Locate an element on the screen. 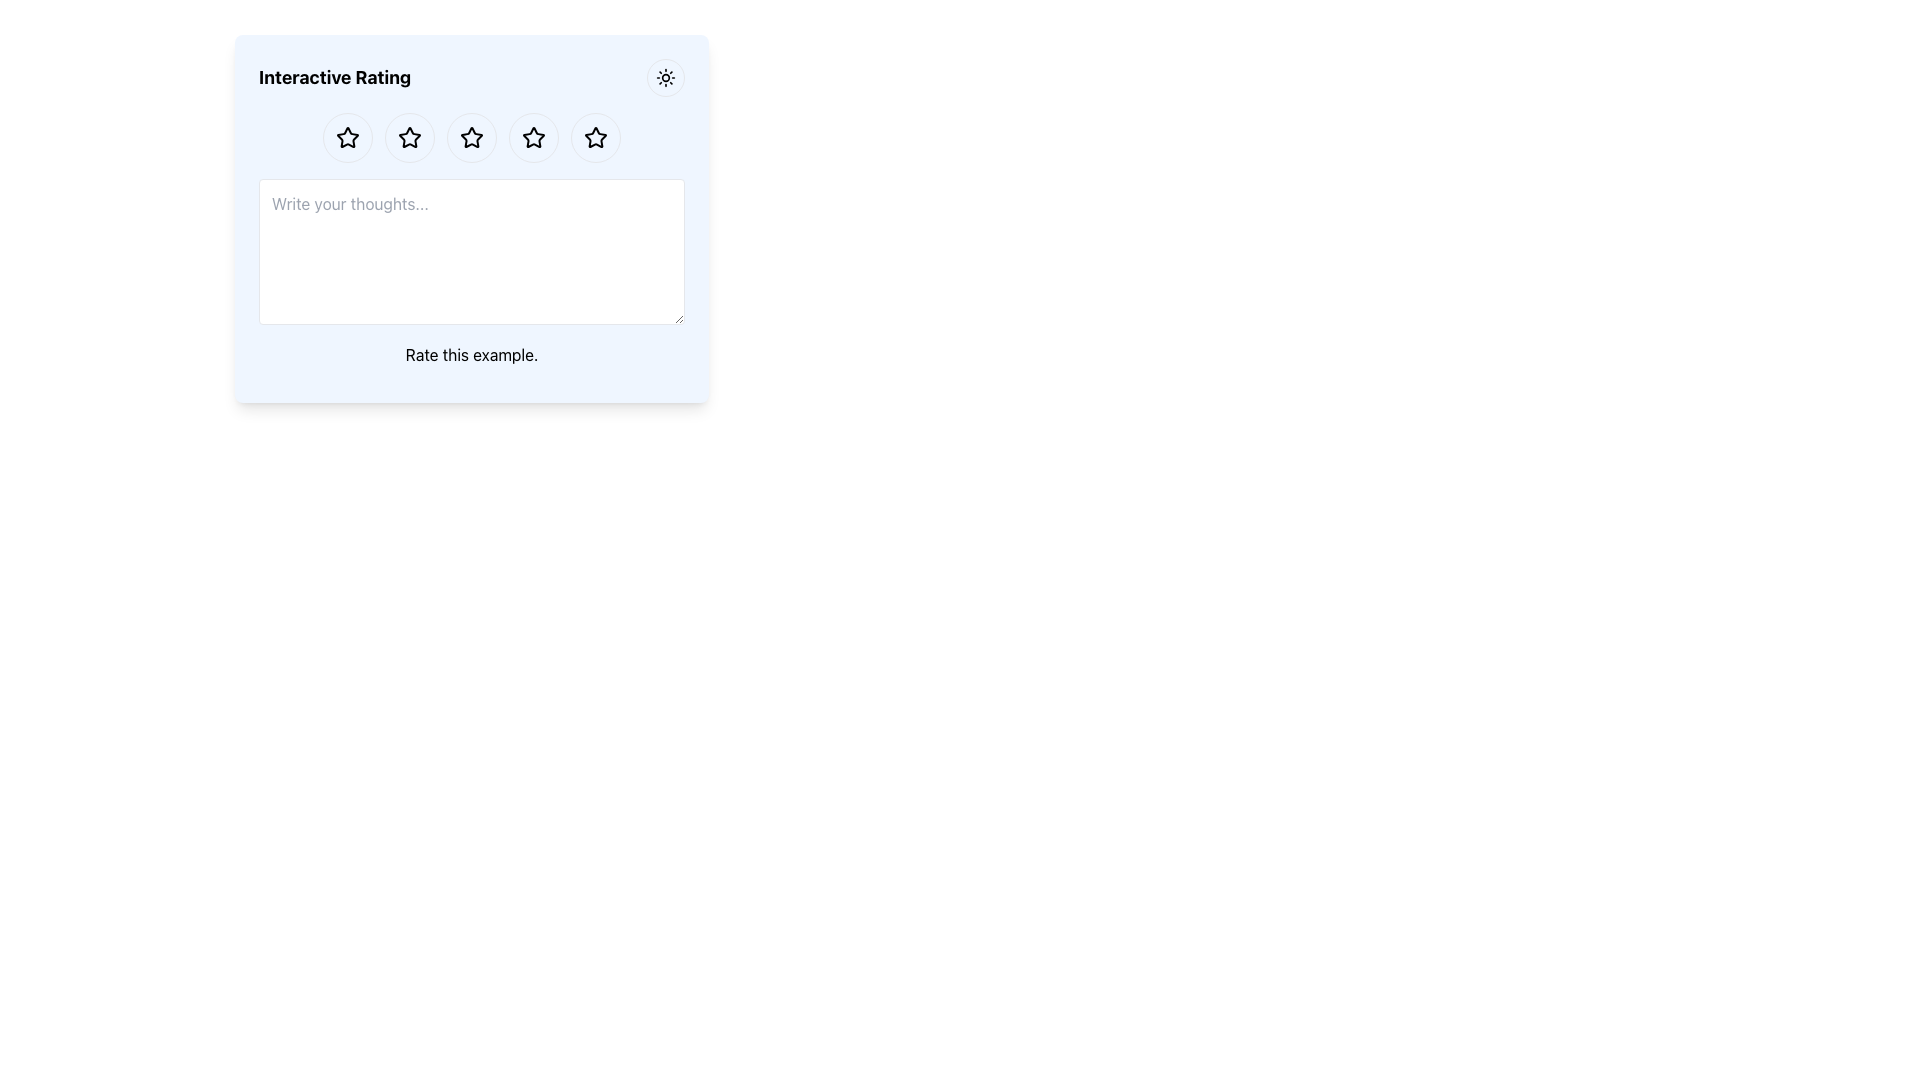 Image resolution: width=1920 pixels, height=1080 pixels. the second star icon in the horizontal set of five stars on the rating widget is located at coordinates (408, 136).